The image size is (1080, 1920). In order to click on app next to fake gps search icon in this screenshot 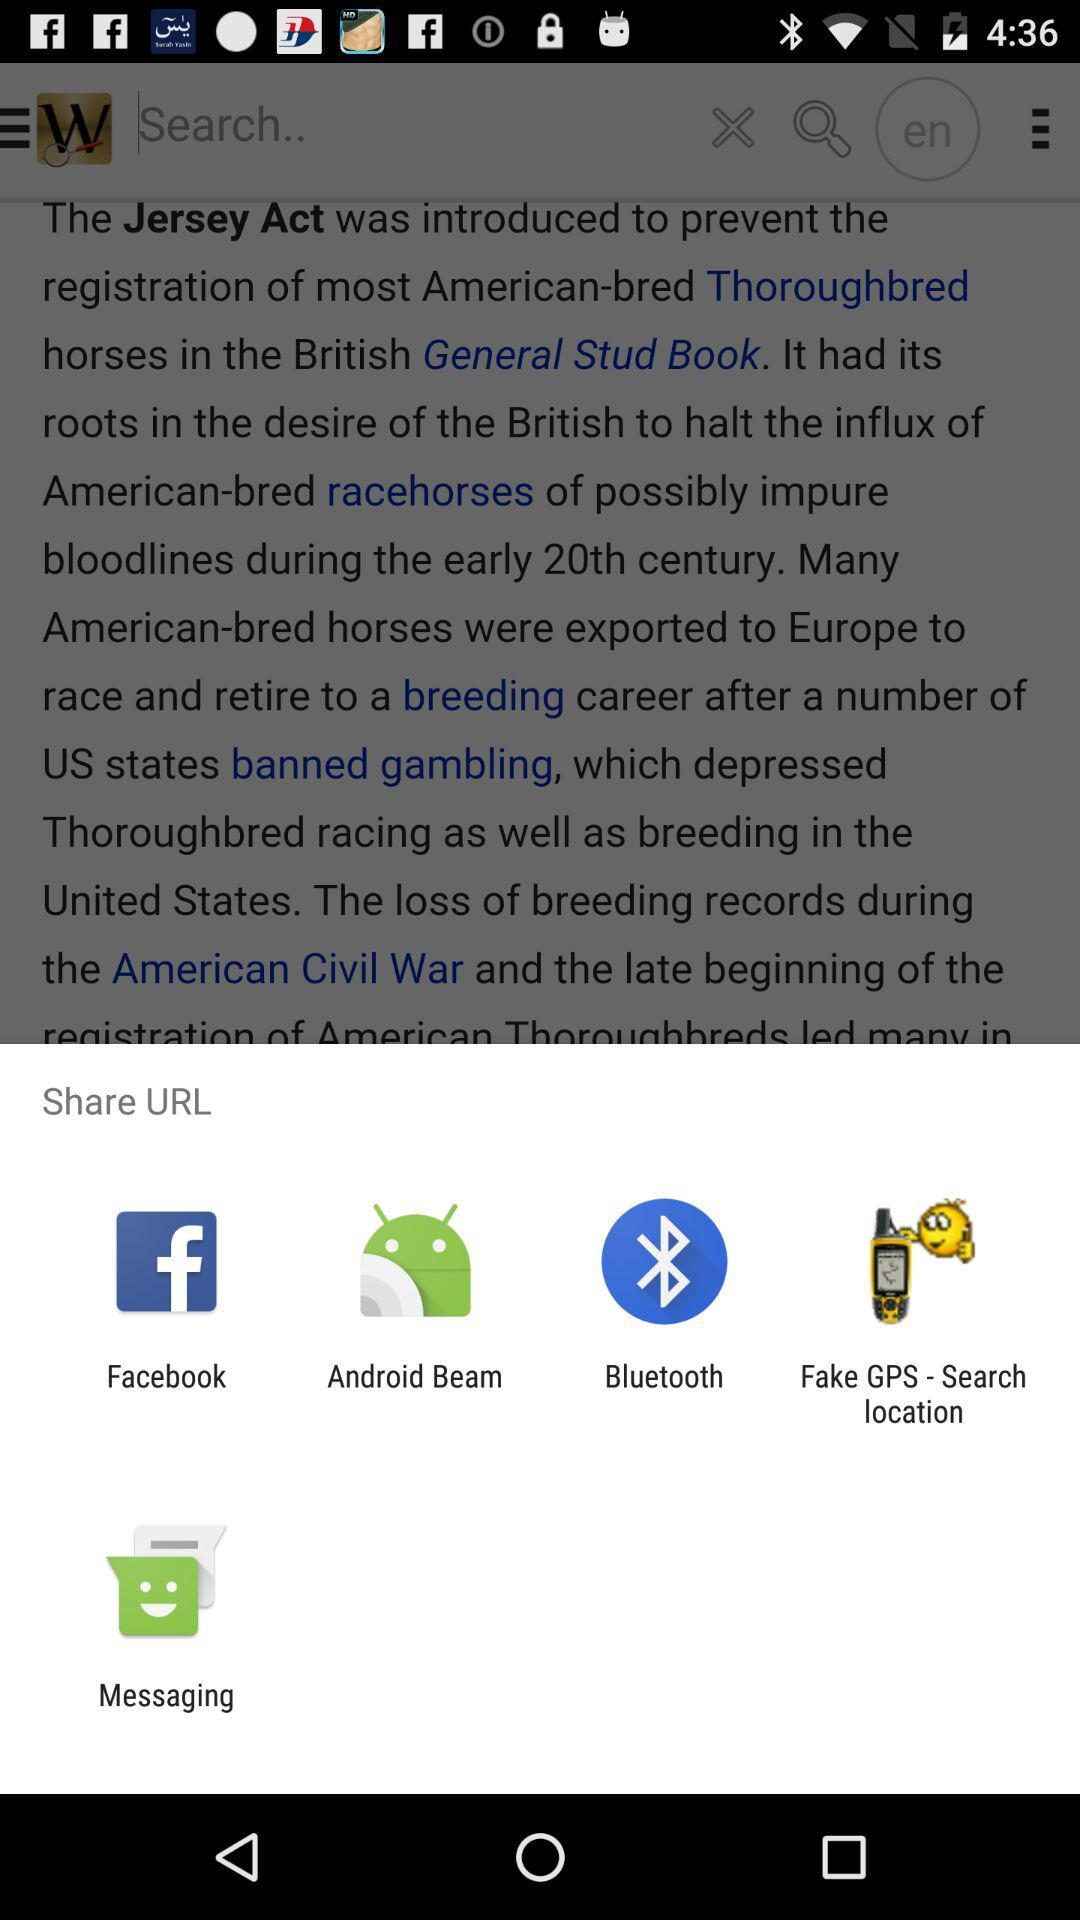, I will do `click(664, 1392)`.